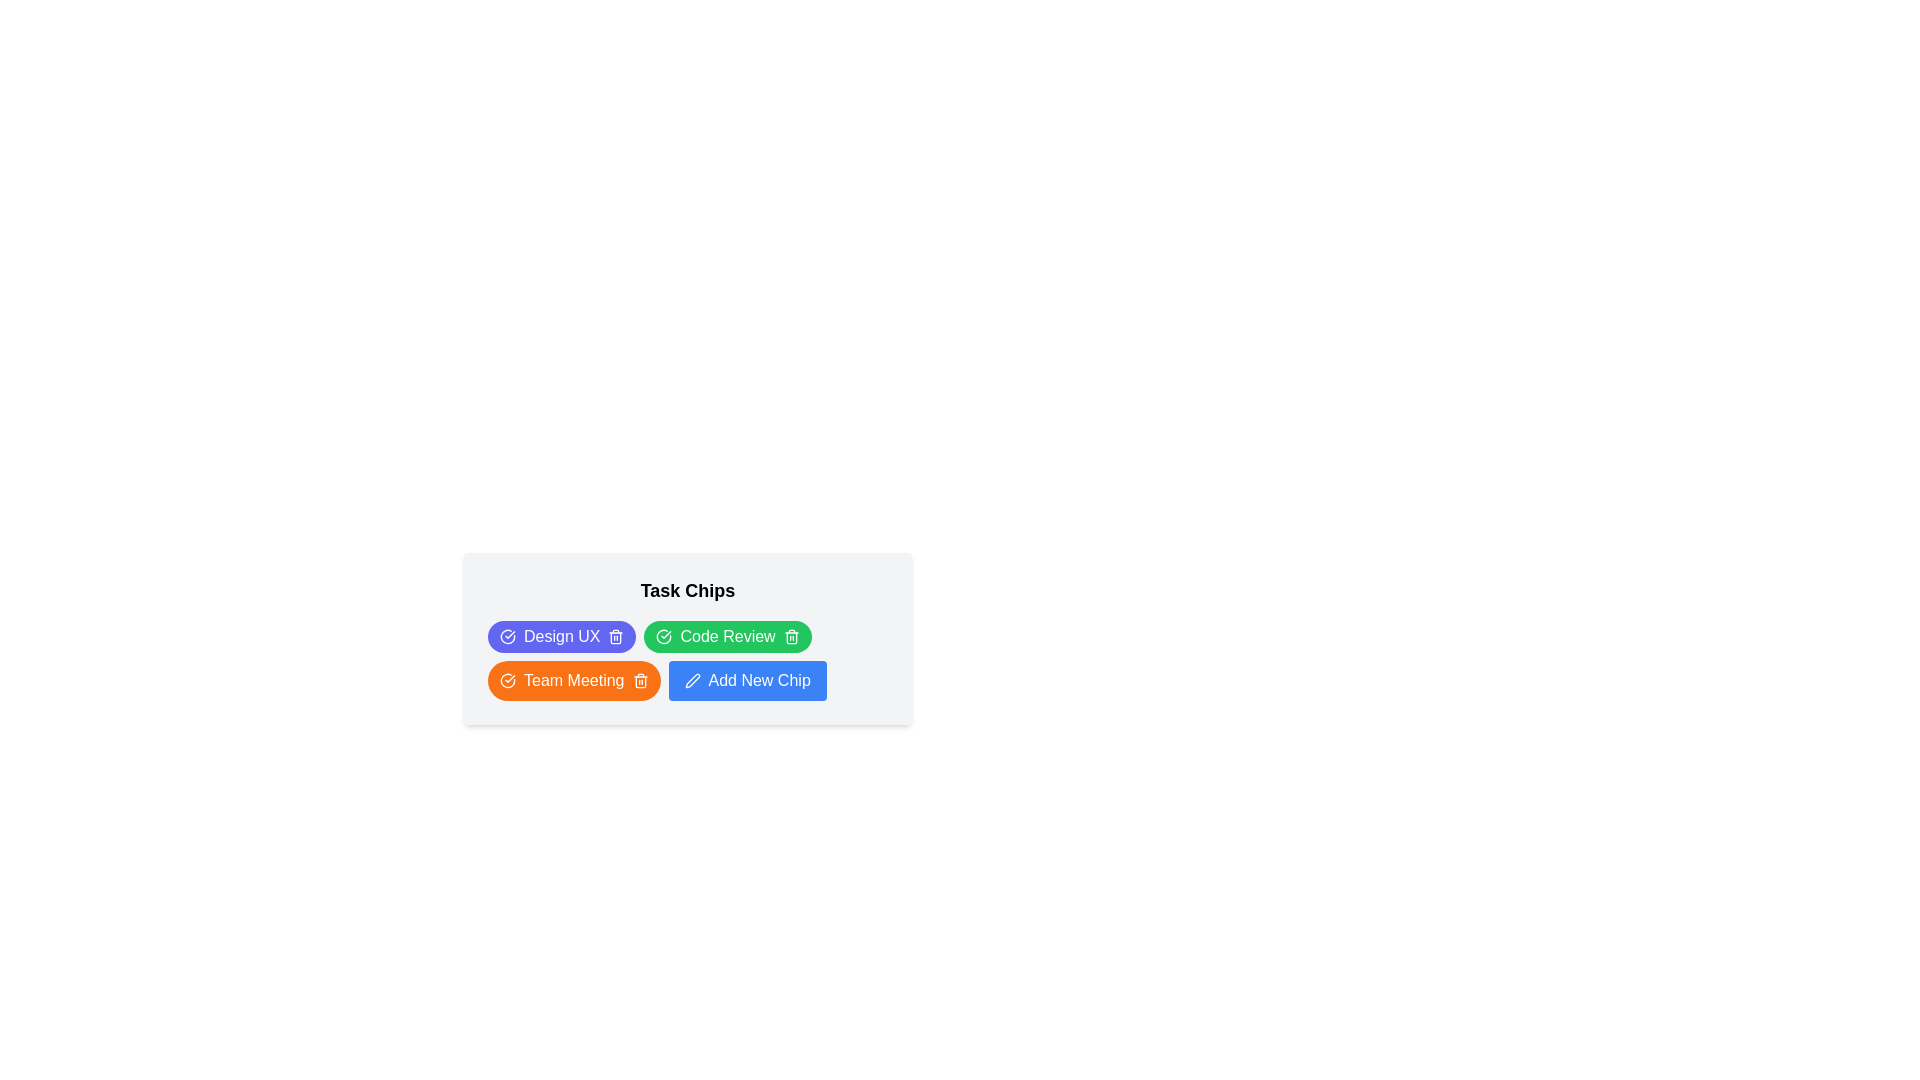 This screenshot has width=1920, height=1080. I want to click on the purple circular icon with a white checkmark, located on the left side of the 'Design UX' text within the 'Task Chips' grid layout, so click(508, 636).